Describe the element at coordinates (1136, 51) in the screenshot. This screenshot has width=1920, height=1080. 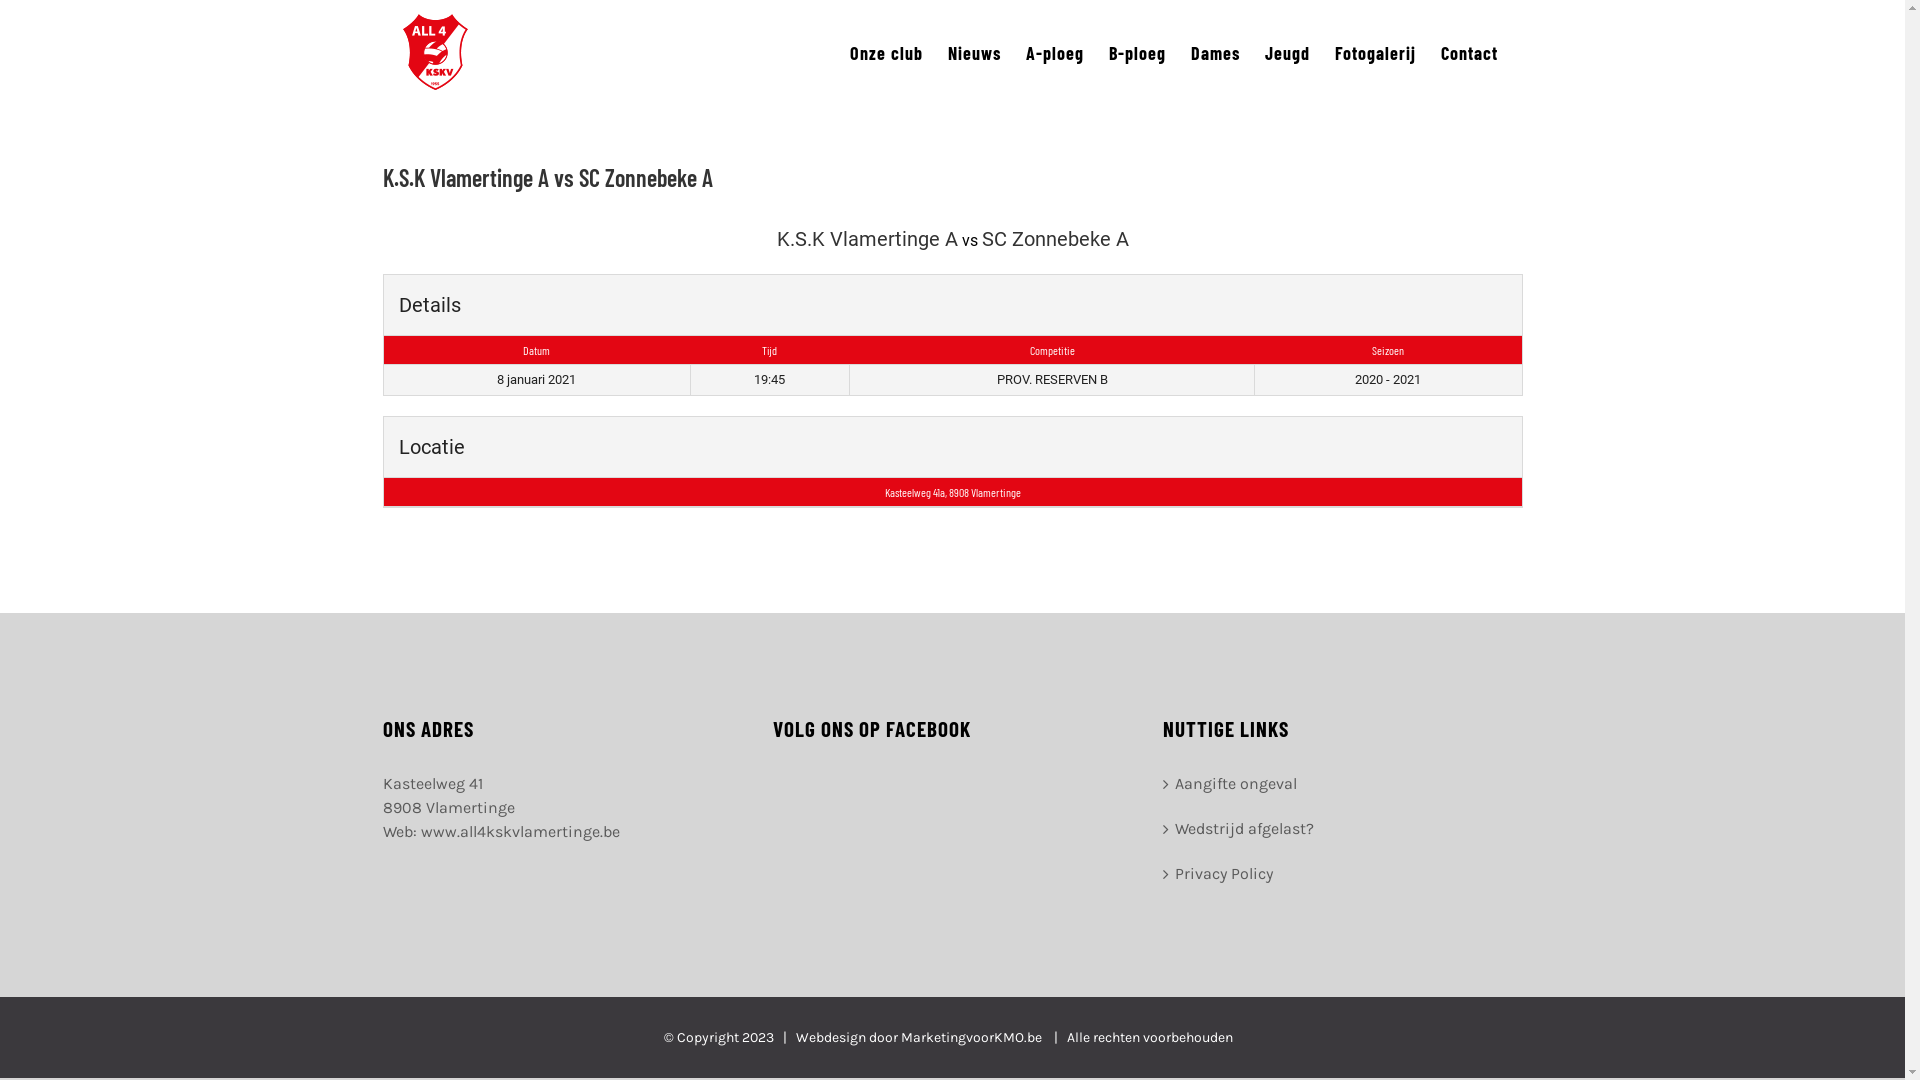
I see `'B-ploeg'` at that location.